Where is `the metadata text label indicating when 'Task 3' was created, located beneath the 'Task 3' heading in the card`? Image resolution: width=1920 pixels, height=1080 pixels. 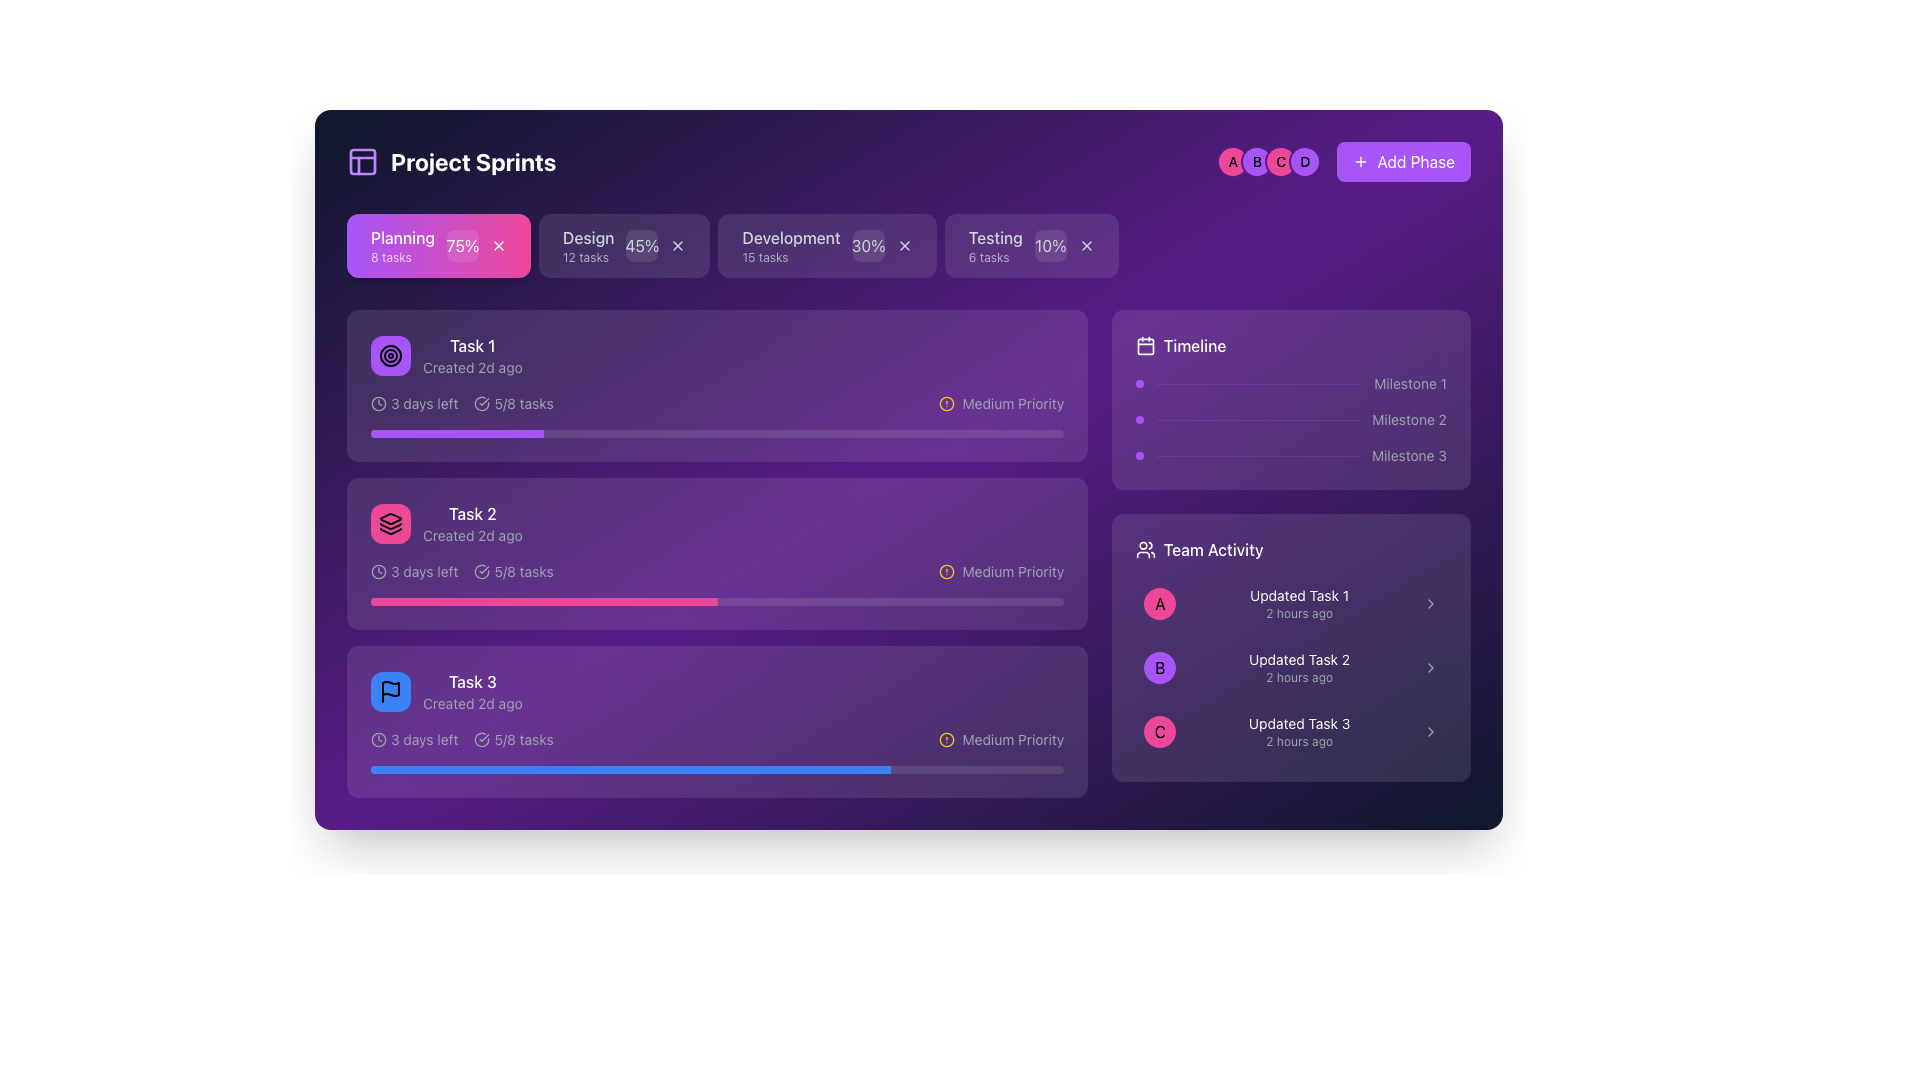
the metadata text label indicating when 'Task 3' was created, located beneath the 'Task 3' heading in the card is located at coordinates (471, 703).